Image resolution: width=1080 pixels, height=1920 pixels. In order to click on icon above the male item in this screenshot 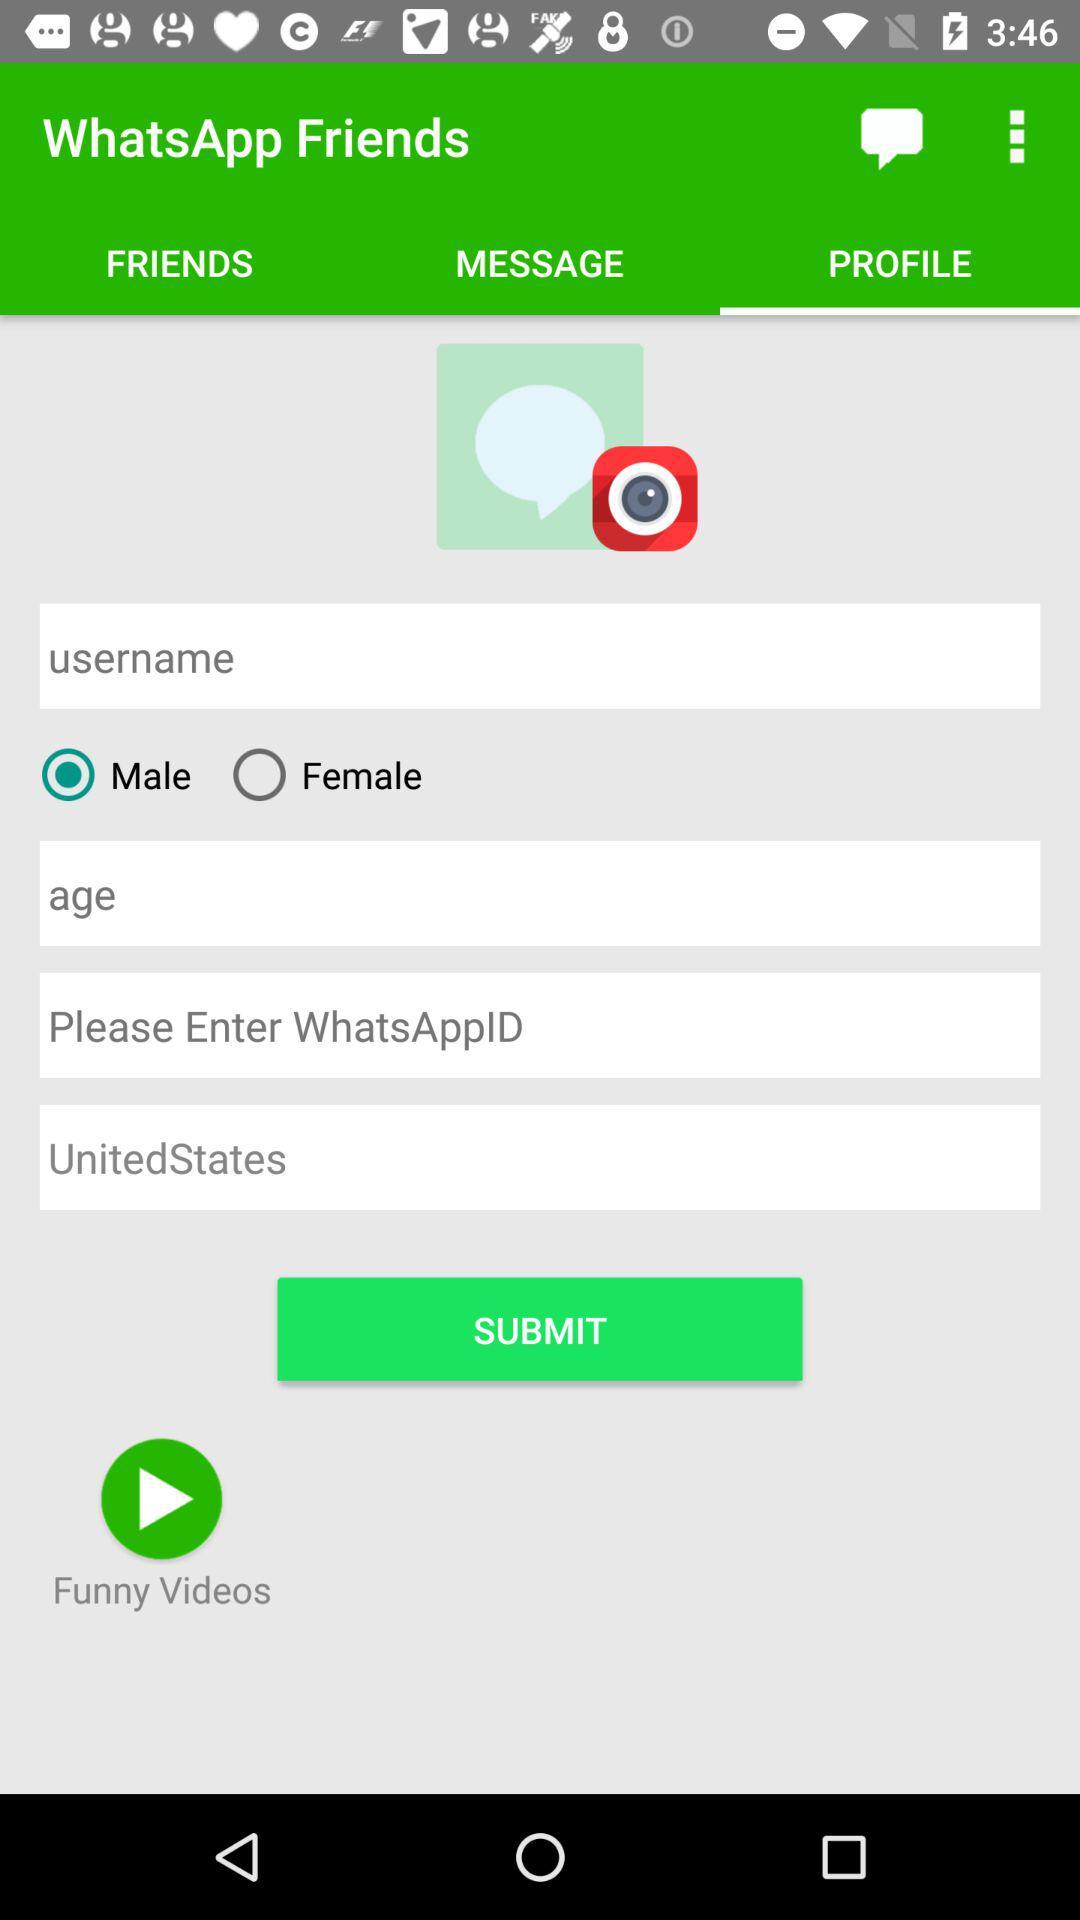, I will do `click(540, 656)`.